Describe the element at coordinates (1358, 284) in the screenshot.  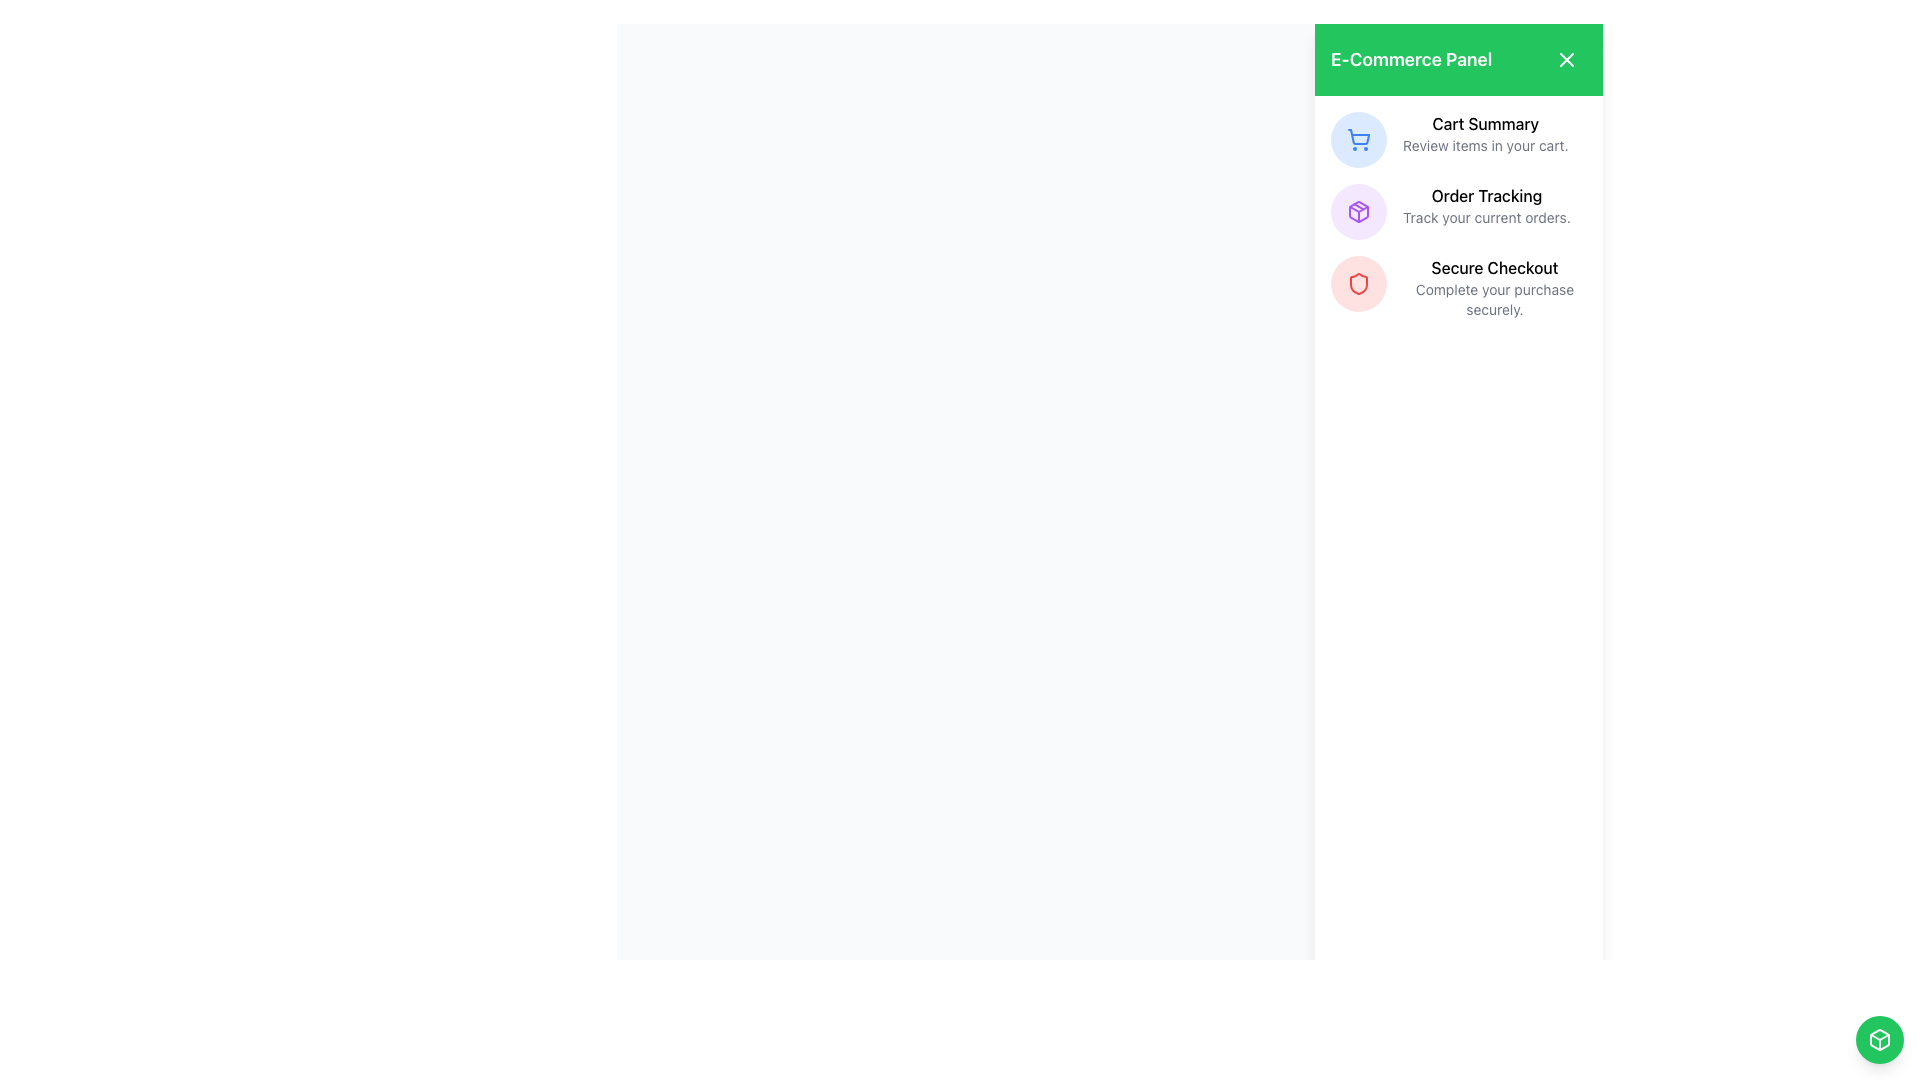
I see `the circular icon with a red shield symbol, which is located on the right-side panel under the 'Secure Checkout' label` at that location.